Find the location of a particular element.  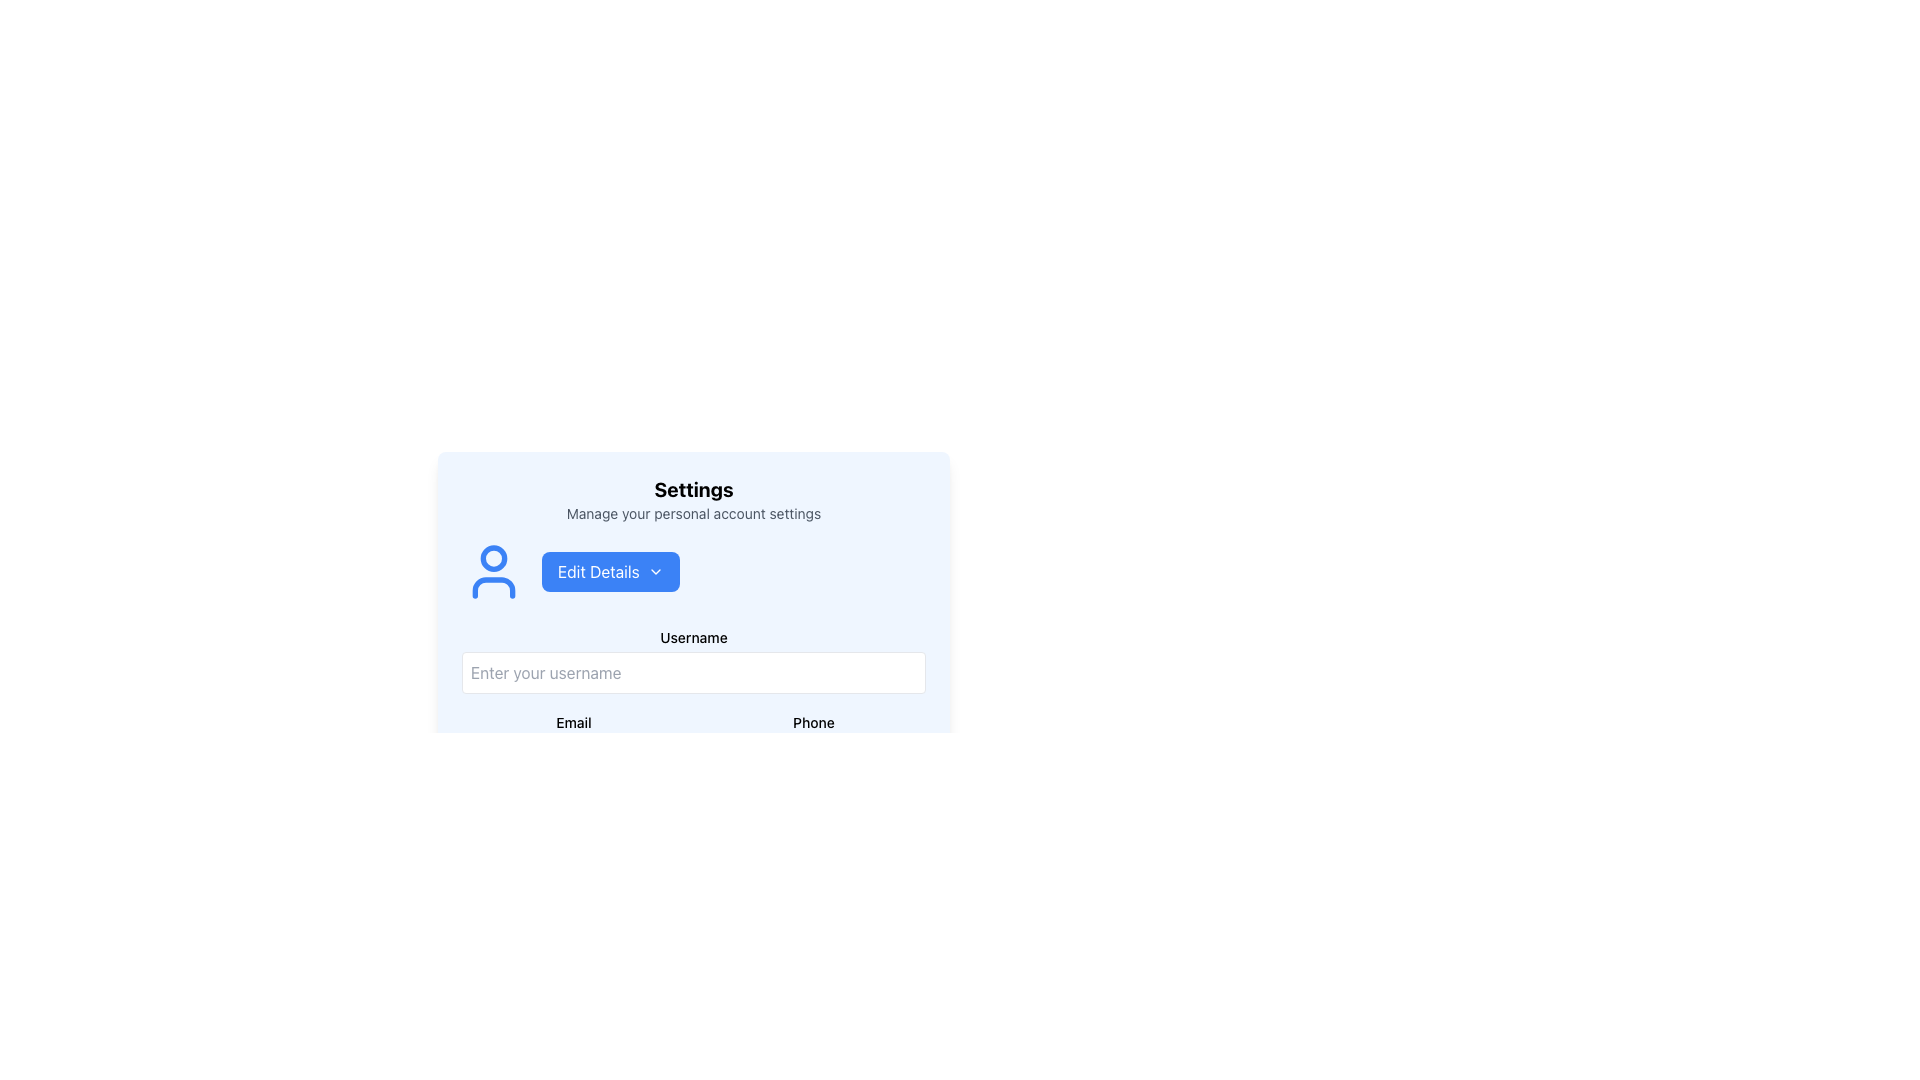

the graphical decoration that resembles the lower portion of a silhouette icon, styled in a minimal, line-based design, located below the circular part of the silhouette icon is located at coordinates (494, 586).